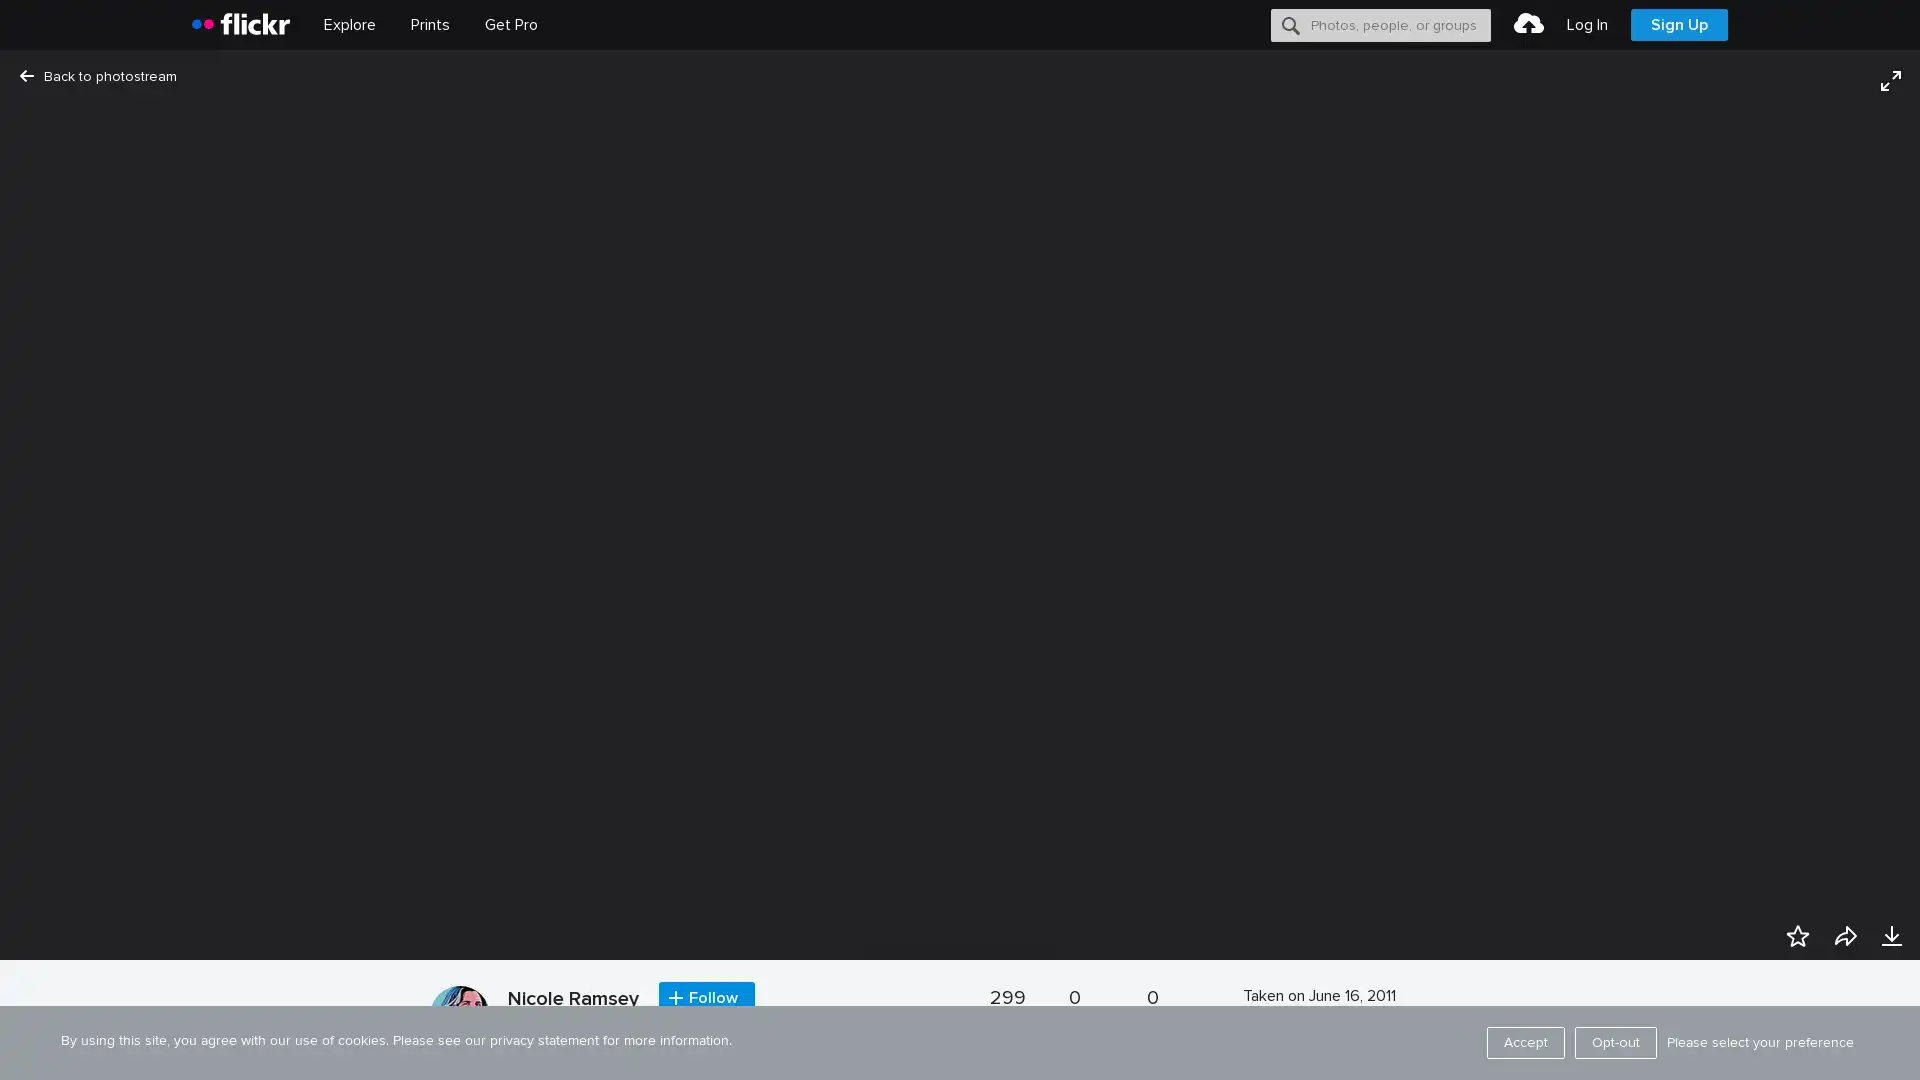 This screenshot has height=1080, width=1920. Describe the element at coordinates (1291, 24) in the screenshot. I see `Search` at that location.